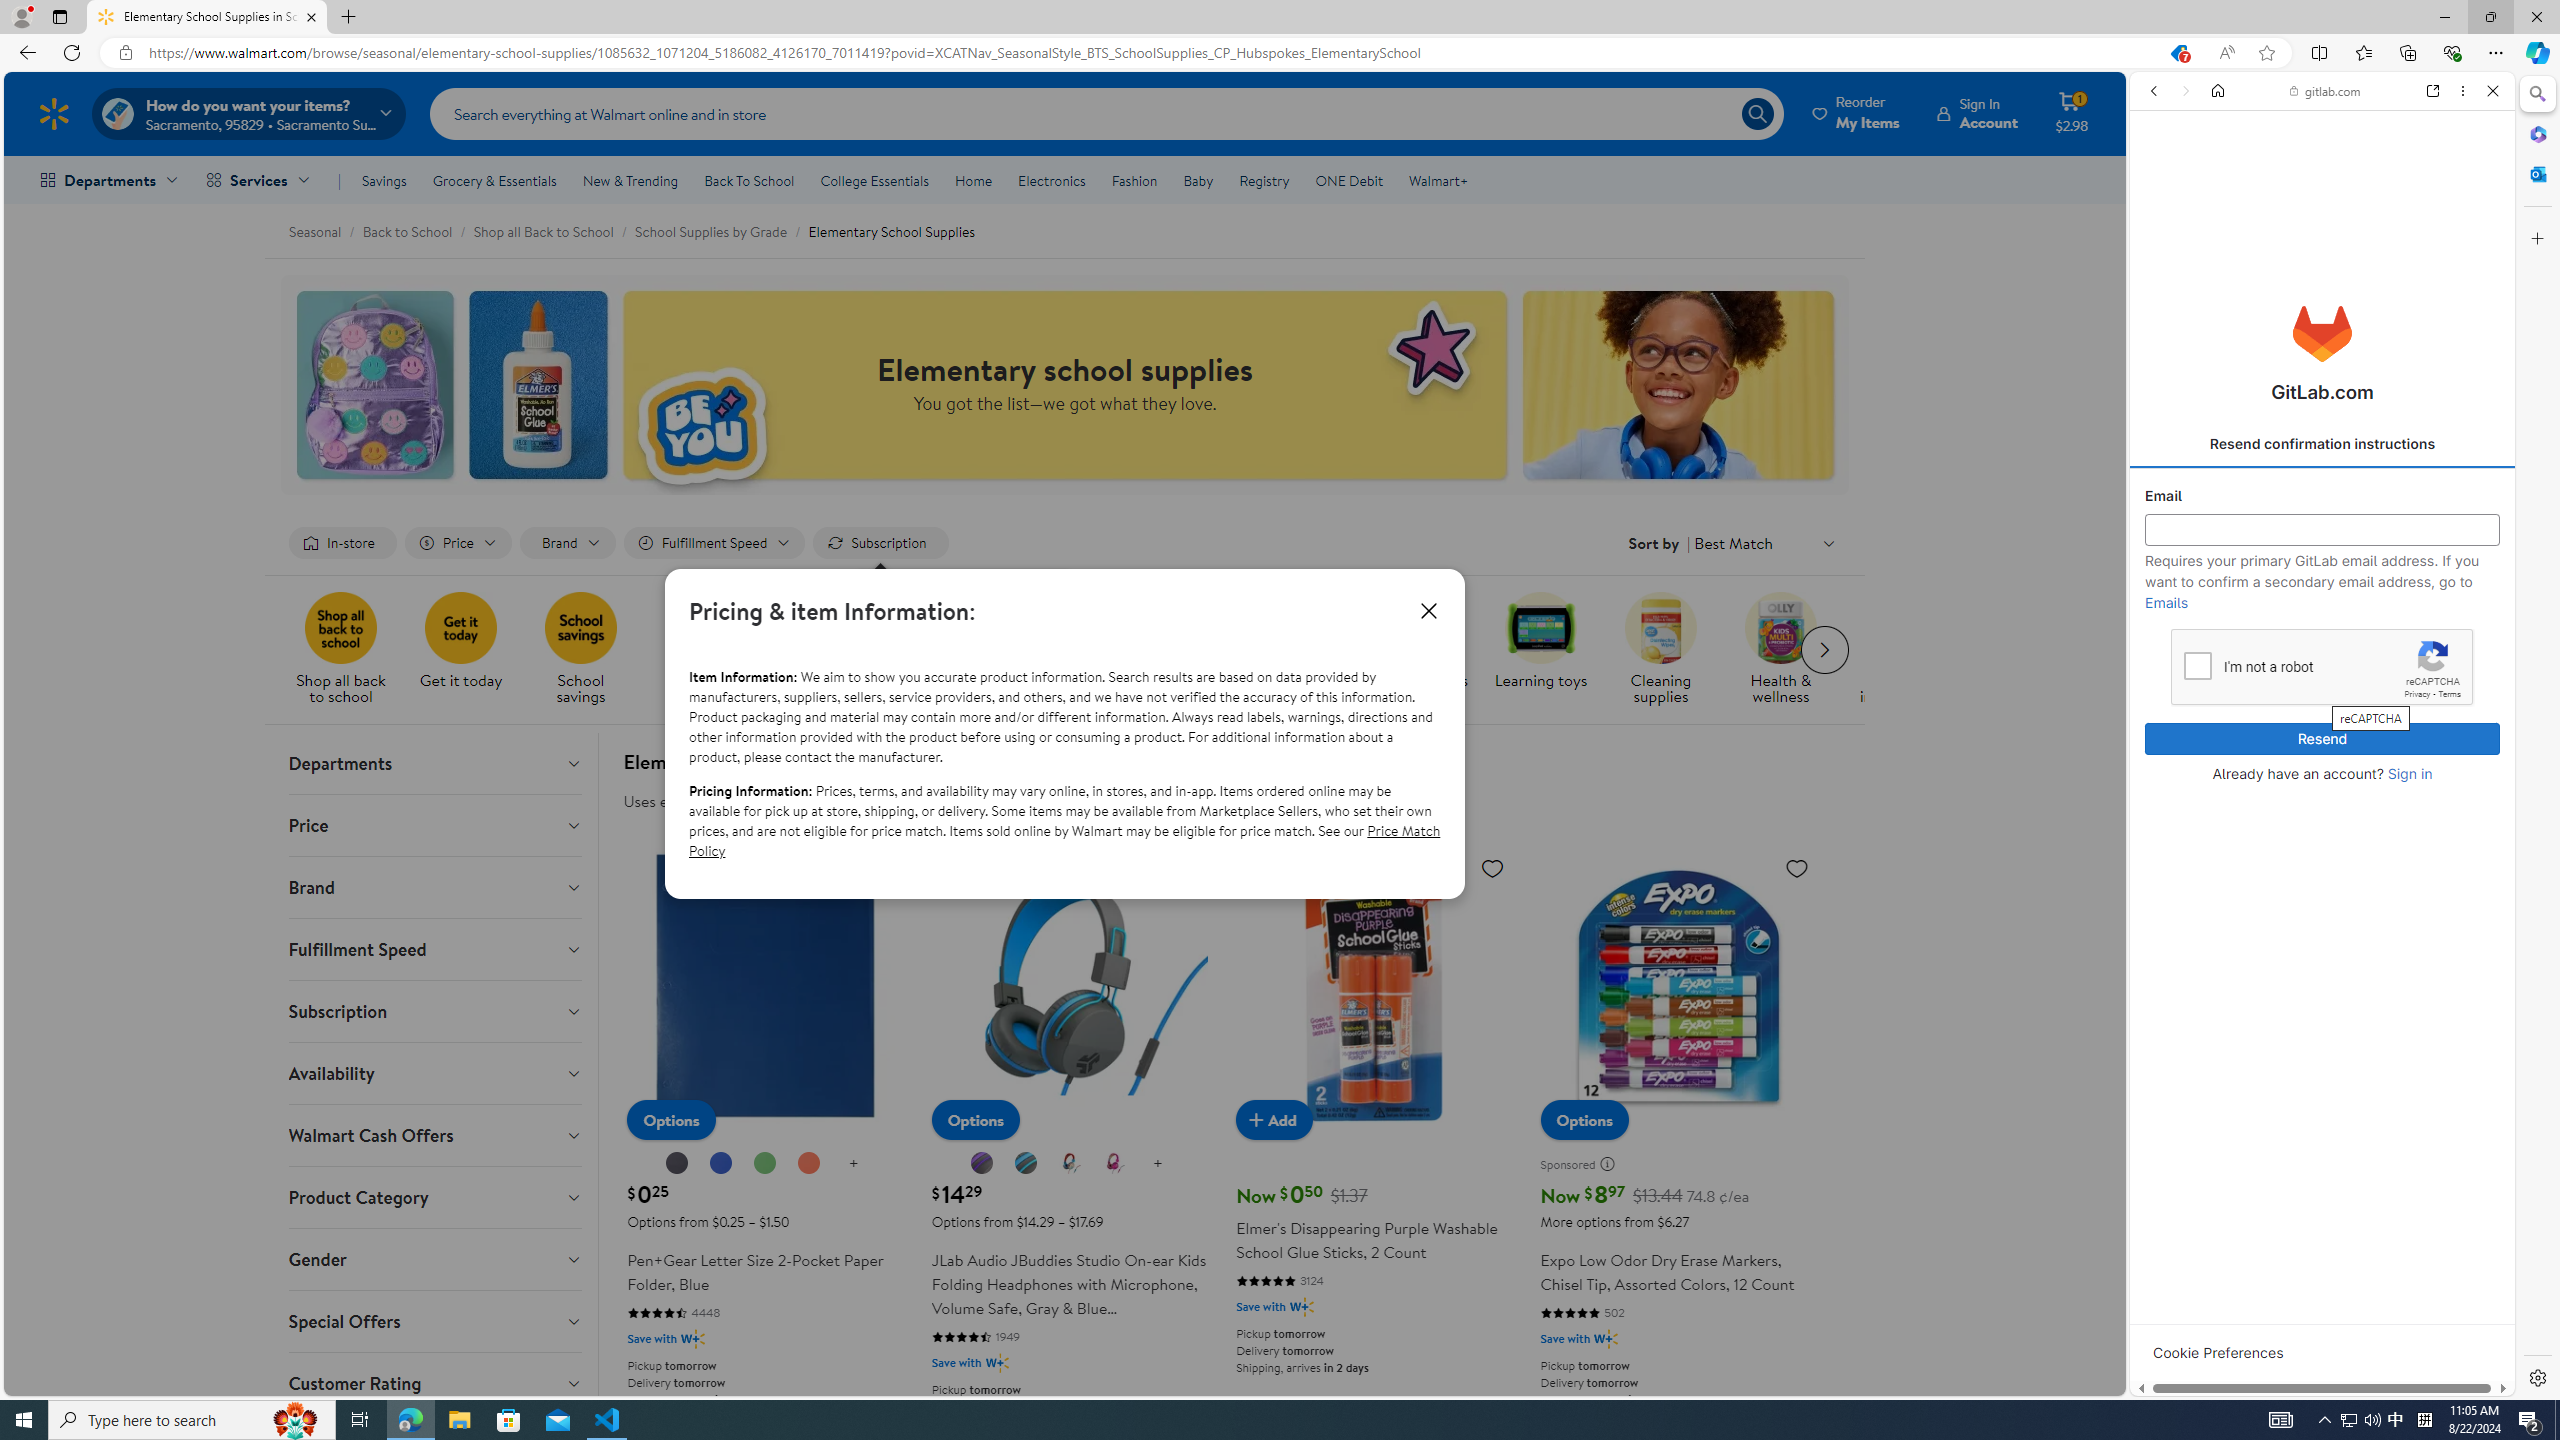  Describe the element at coordinates (1427, 609) in the screenshot. I see `'Close dialog'` at that location.